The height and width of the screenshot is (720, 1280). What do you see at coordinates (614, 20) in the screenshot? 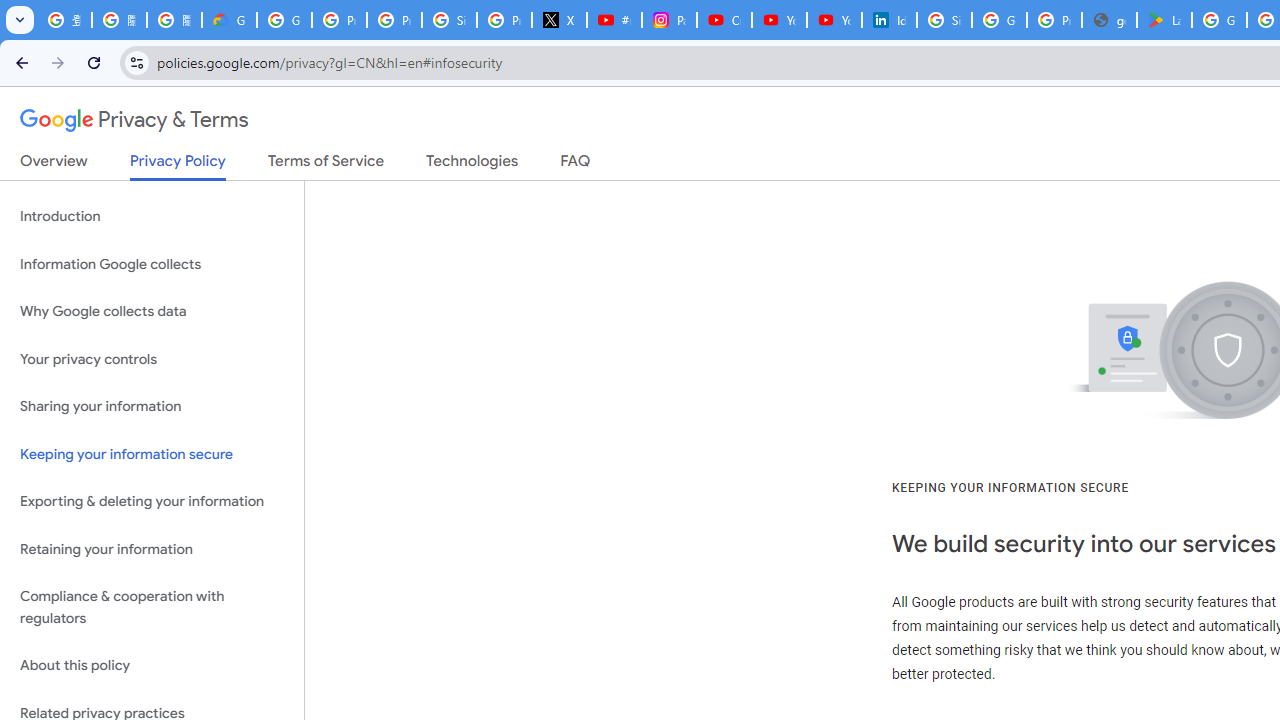
I see `'#nbabasketballhighlights - YouTube'` at bounding box center [614, 20].